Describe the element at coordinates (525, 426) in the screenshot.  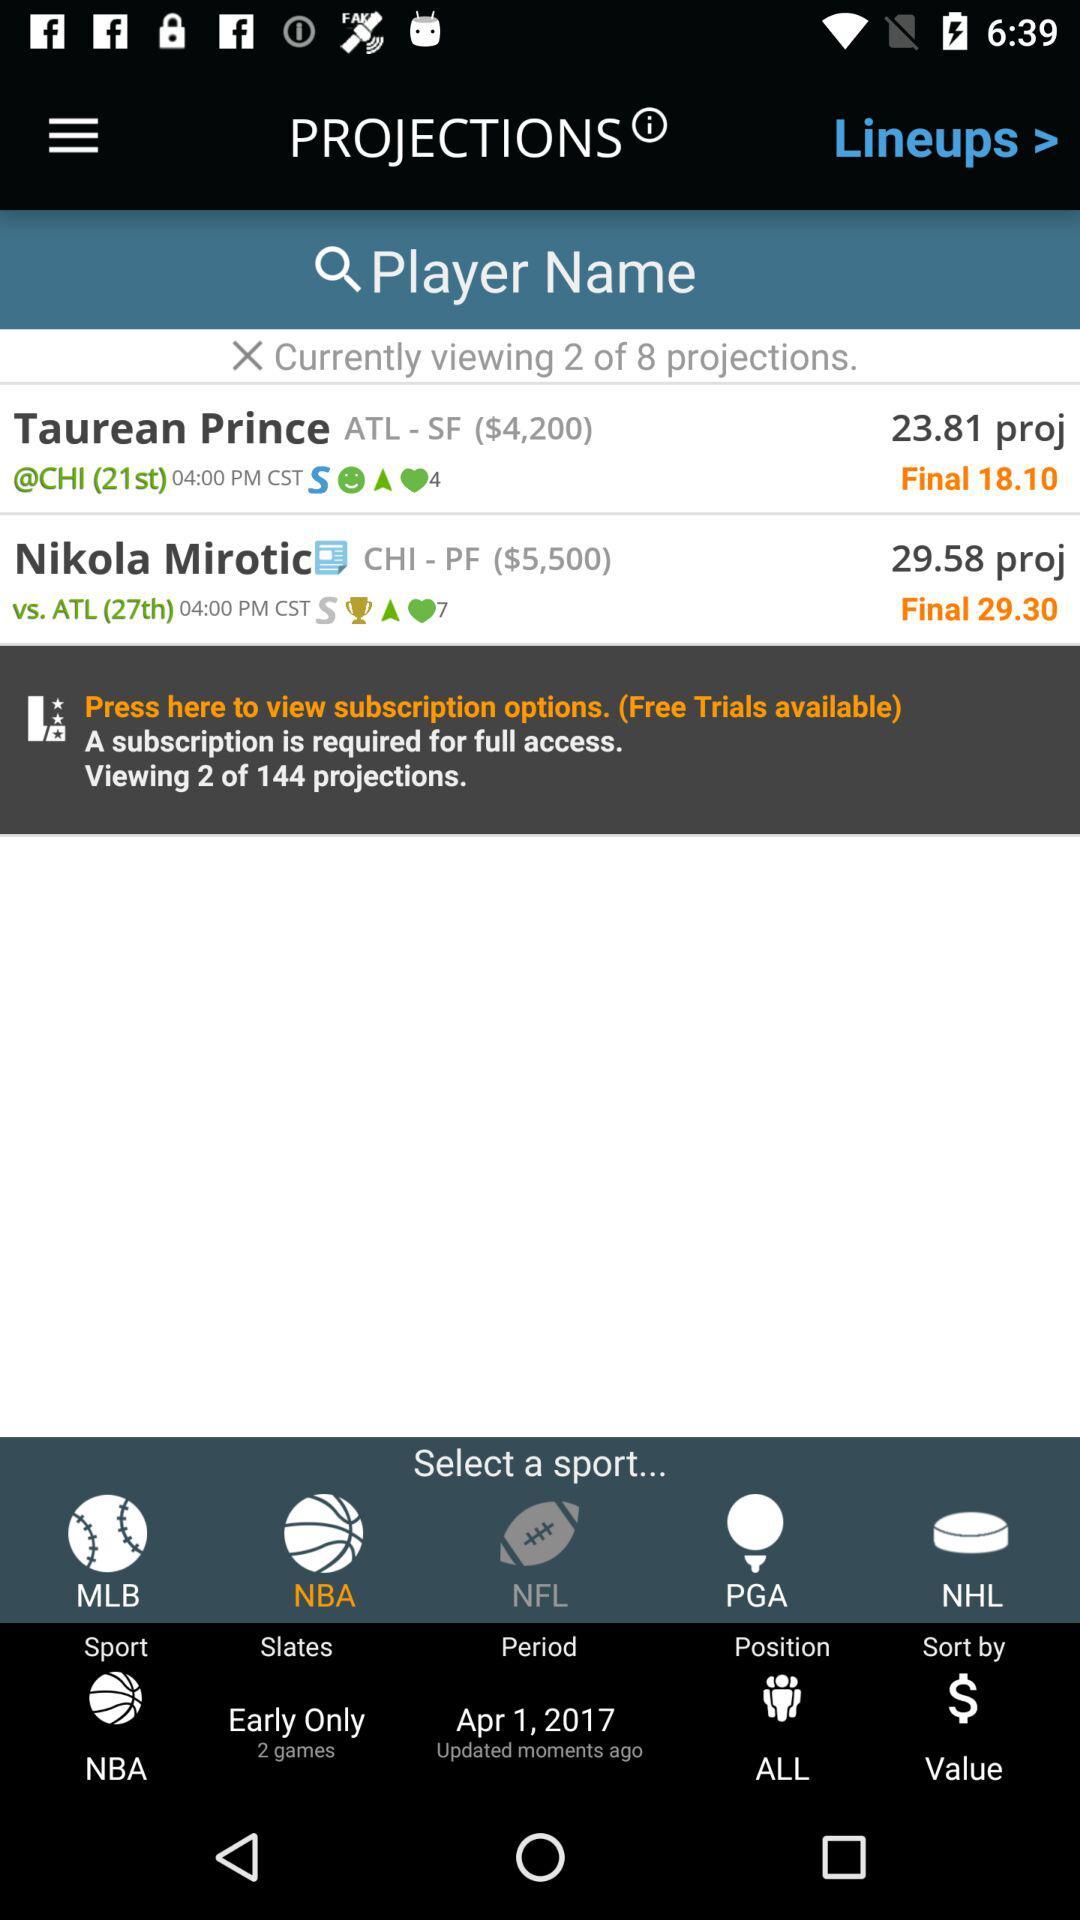
I see `($4,200) item` at that location.